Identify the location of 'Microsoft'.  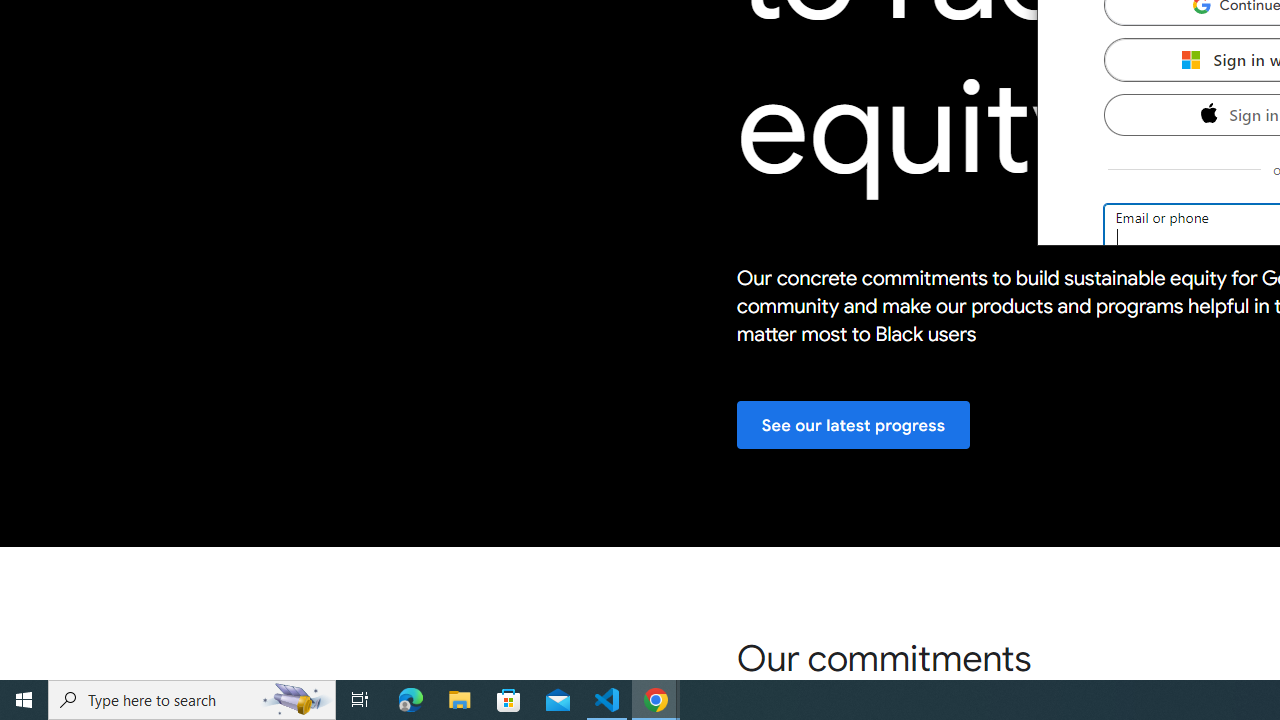
(1190, 58).